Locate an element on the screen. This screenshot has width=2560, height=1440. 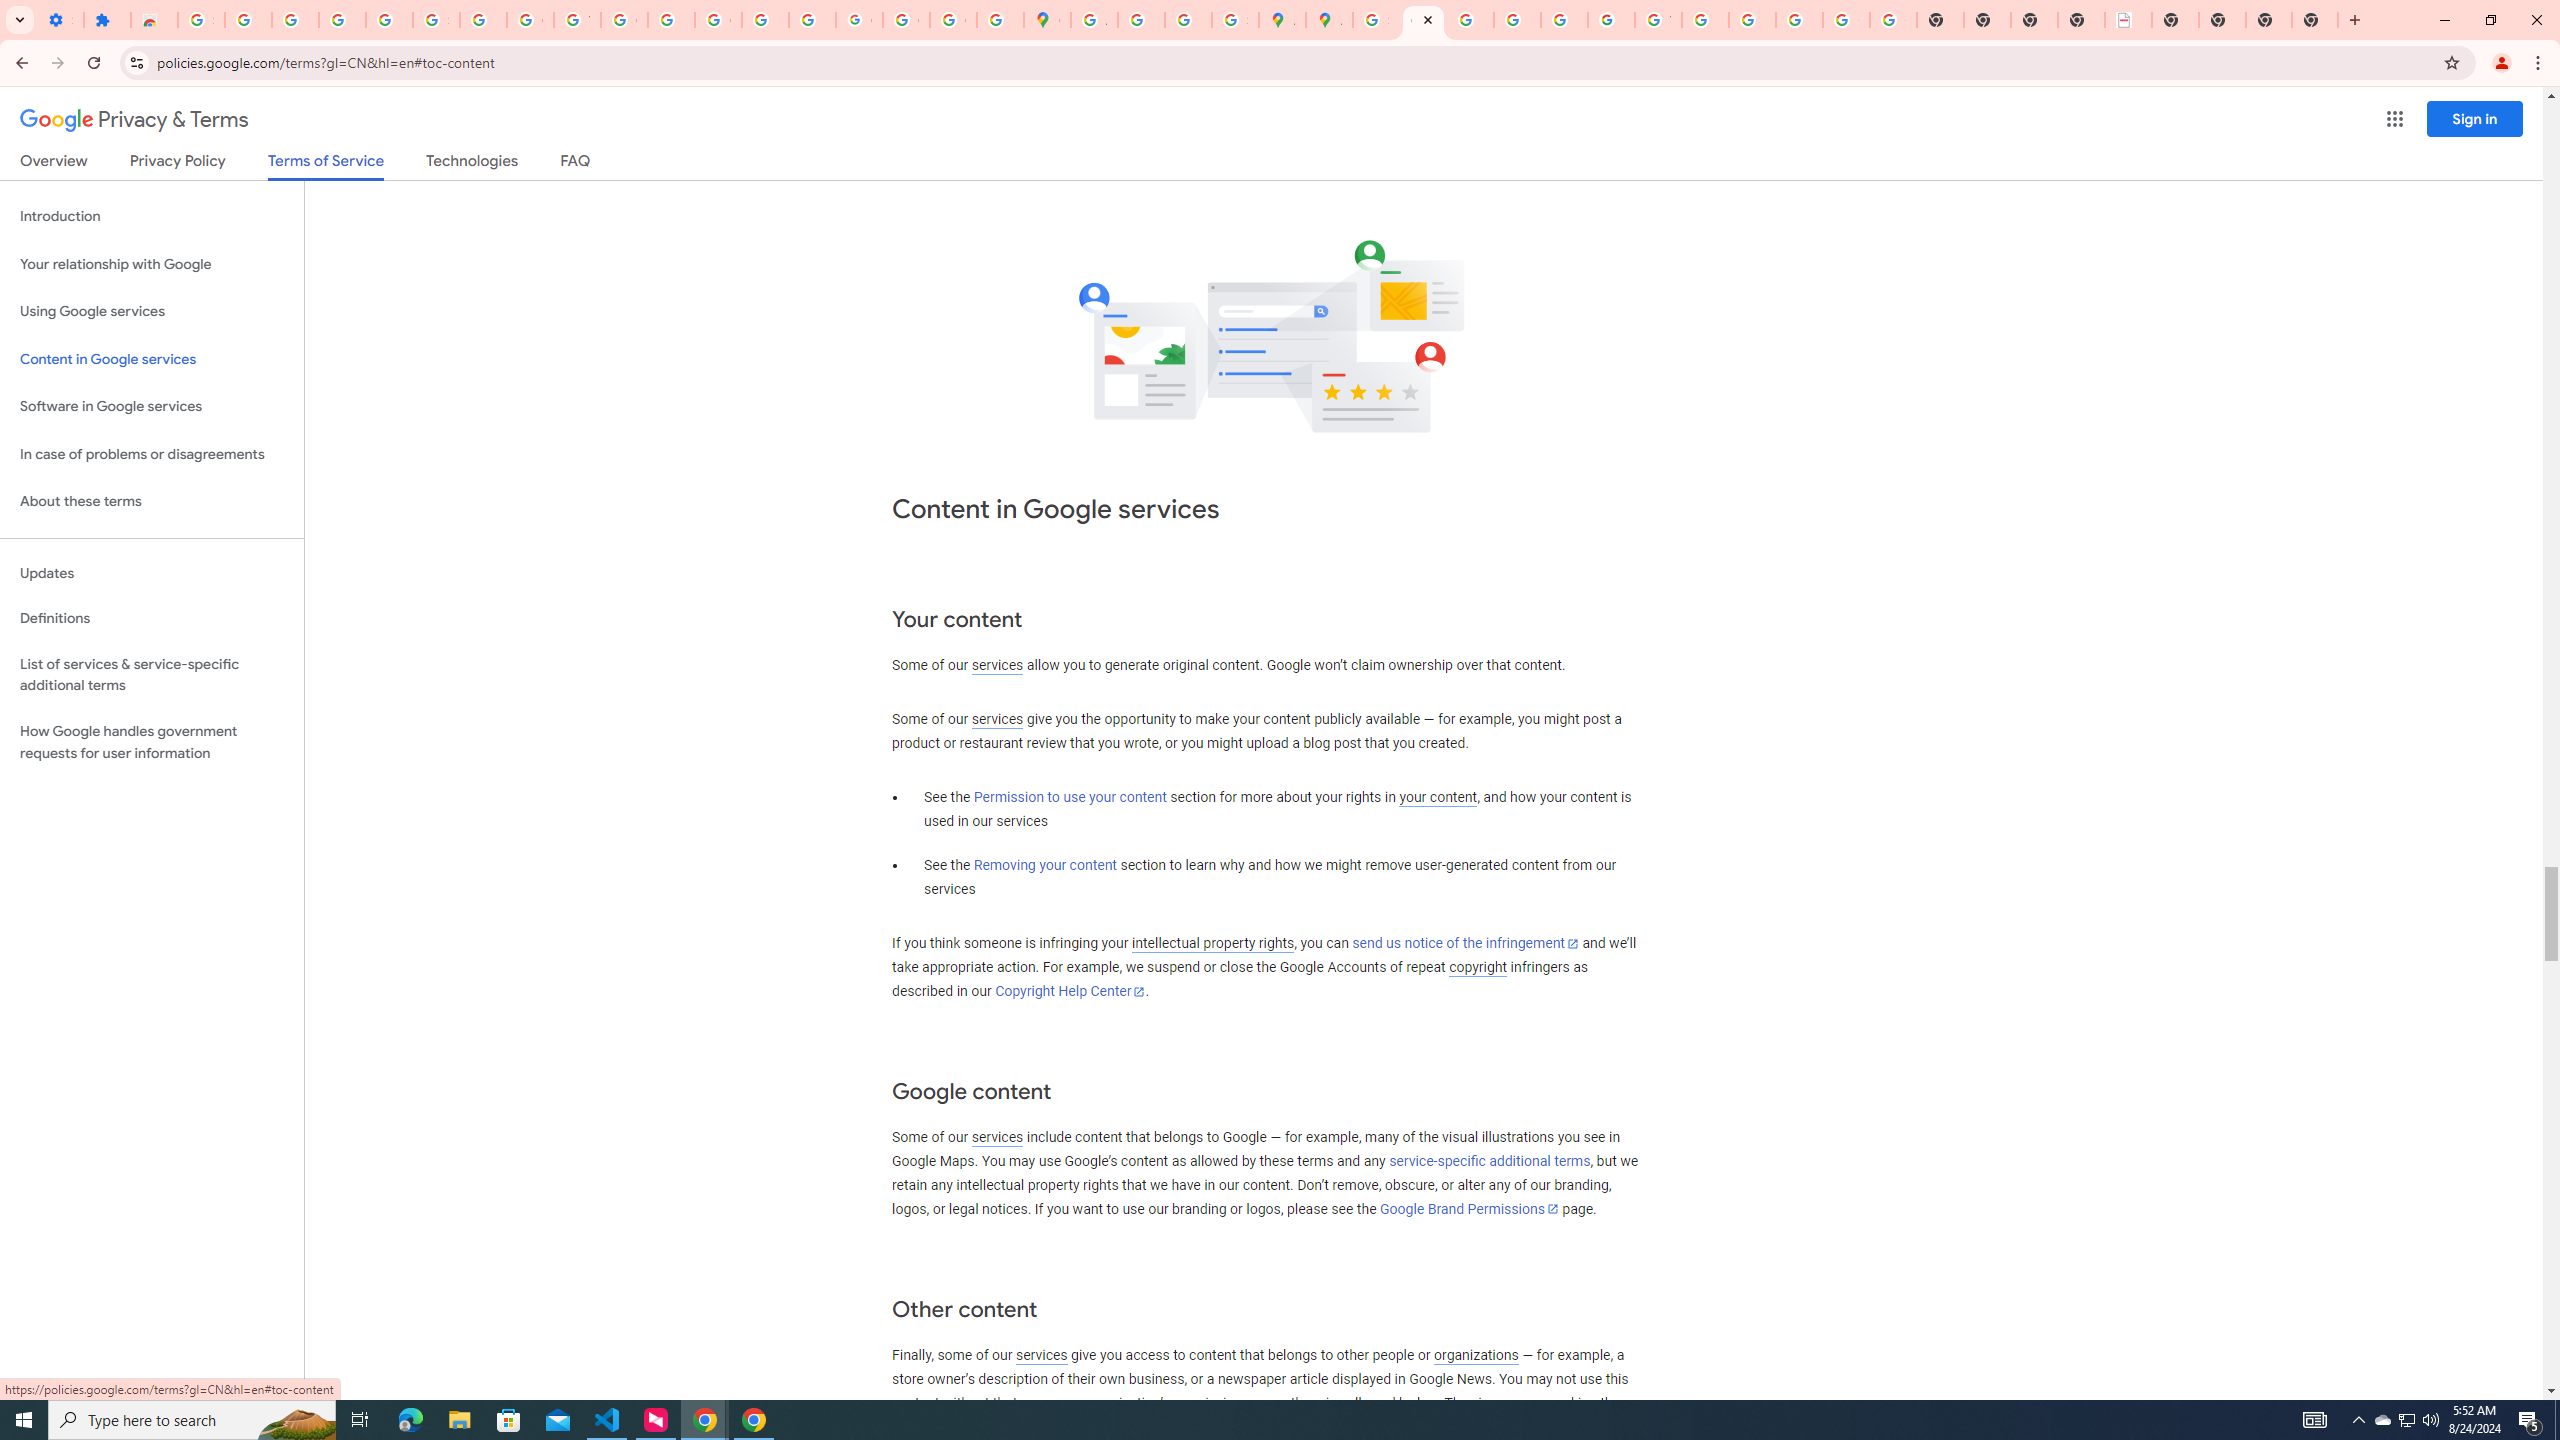
'service-specific additional terms' is located at coordinates (1488, 1161).